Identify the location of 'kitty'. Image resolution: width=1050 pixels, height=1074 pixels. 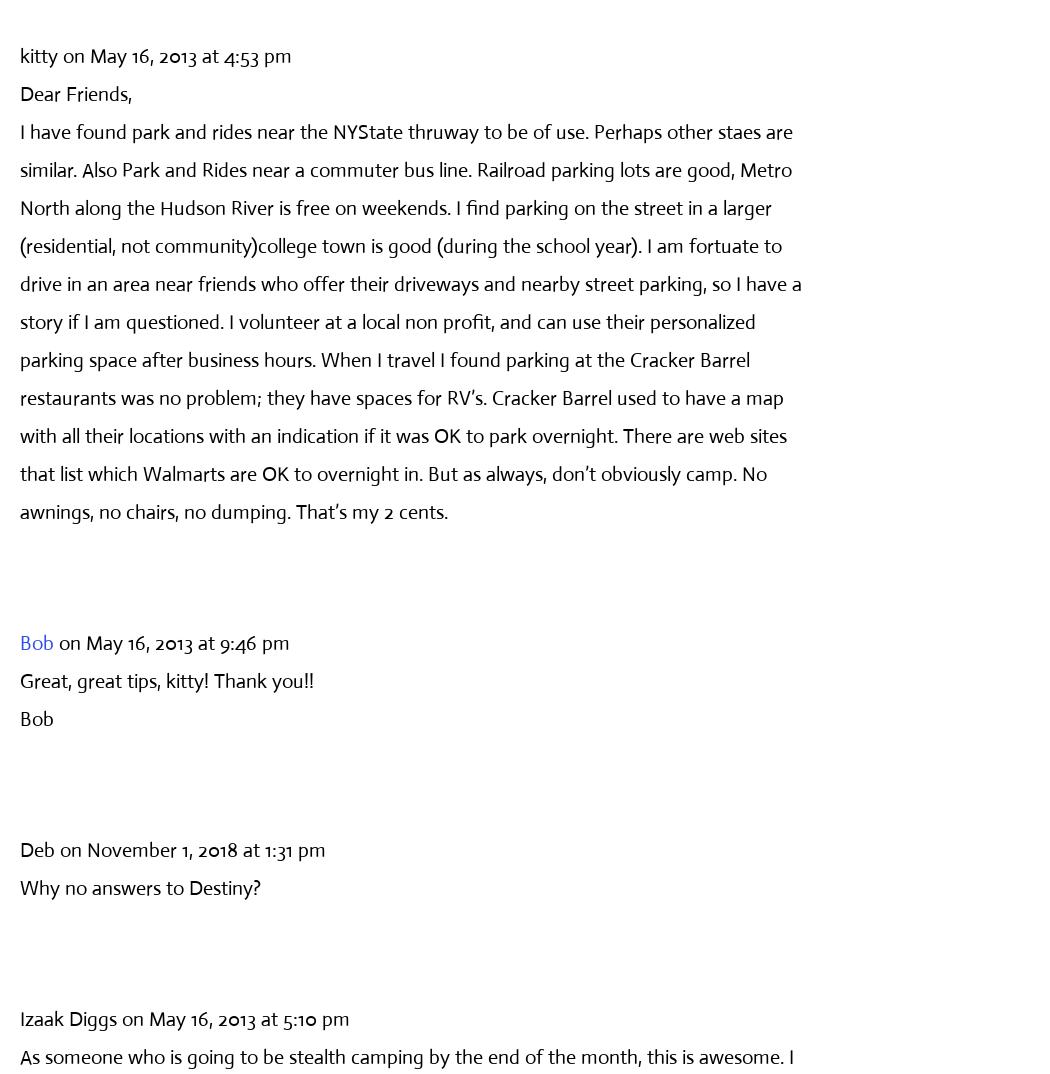
(19, 55).